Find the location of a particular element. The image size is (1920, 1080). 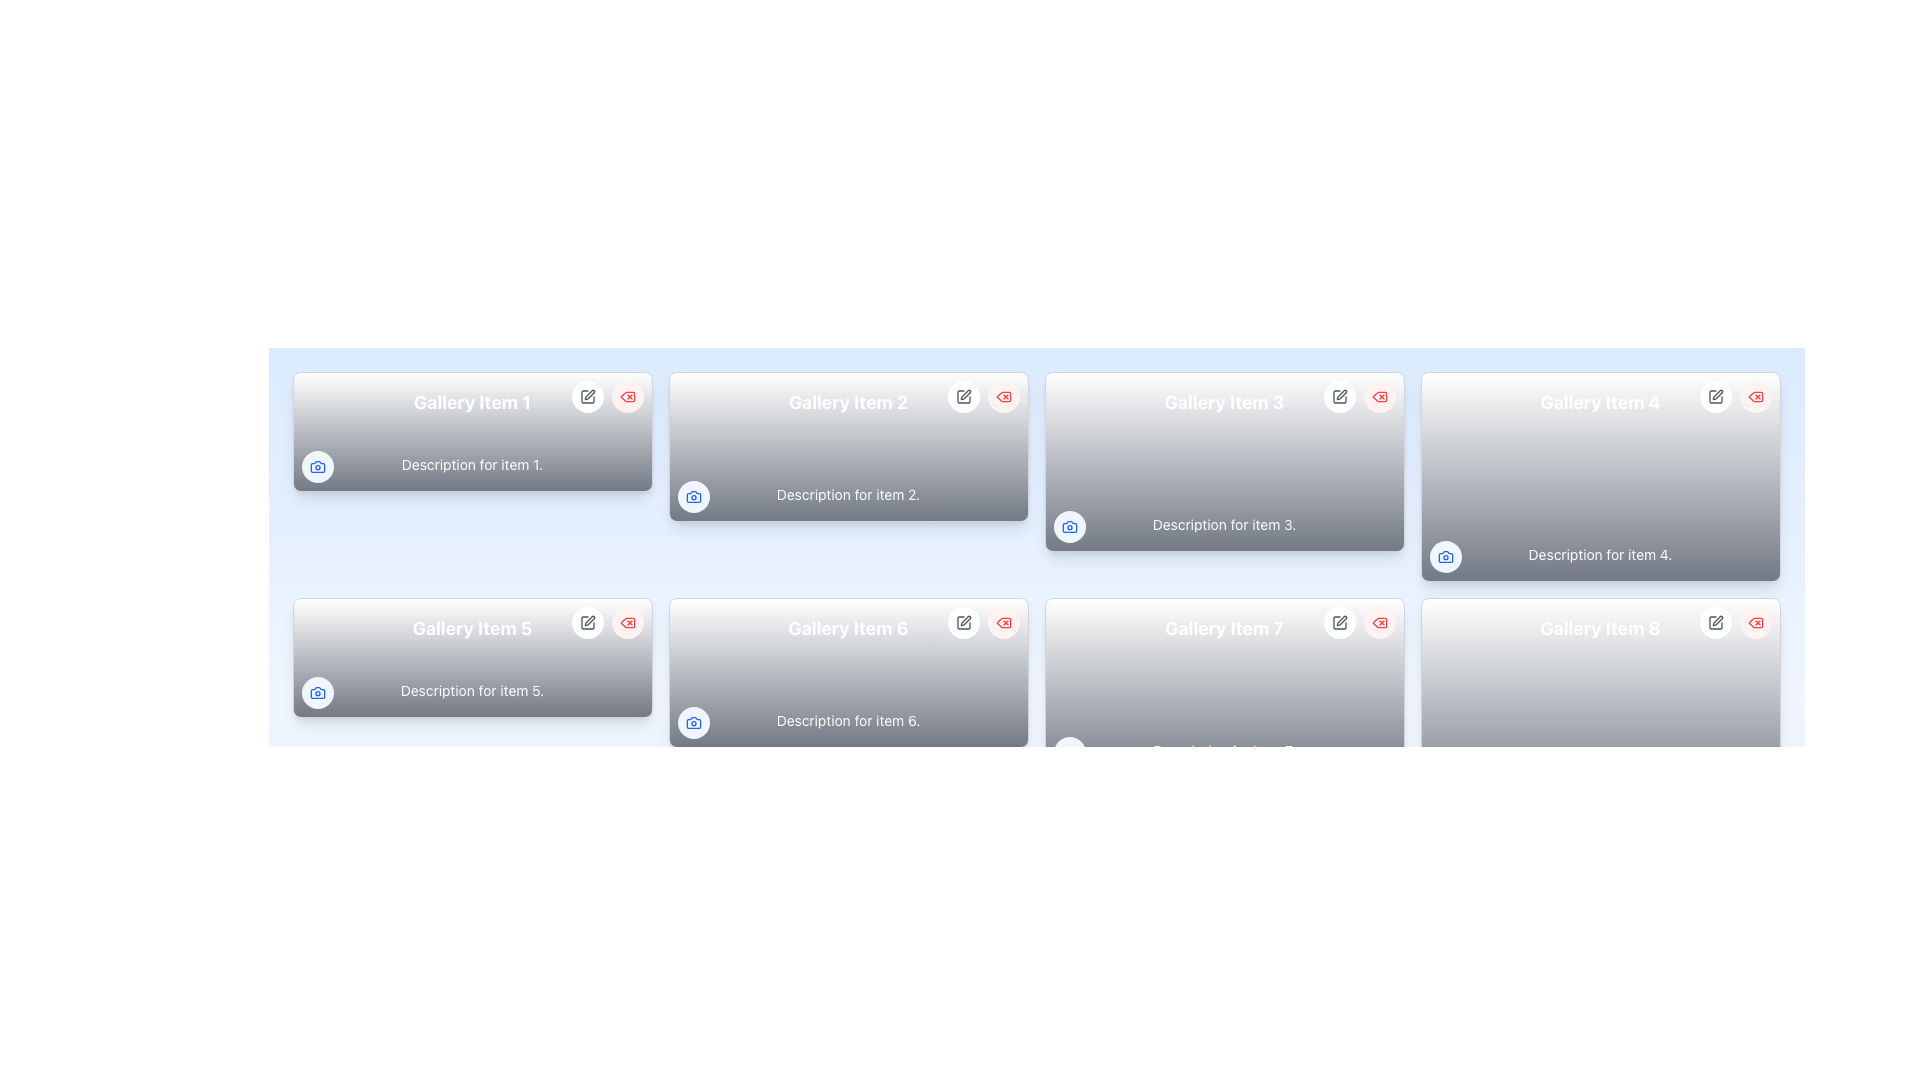

the static text label that provides information about 'Gallery Item 7', located at the bottom of the corresponding card in the grid layout is located at coordinates (1223, 751).